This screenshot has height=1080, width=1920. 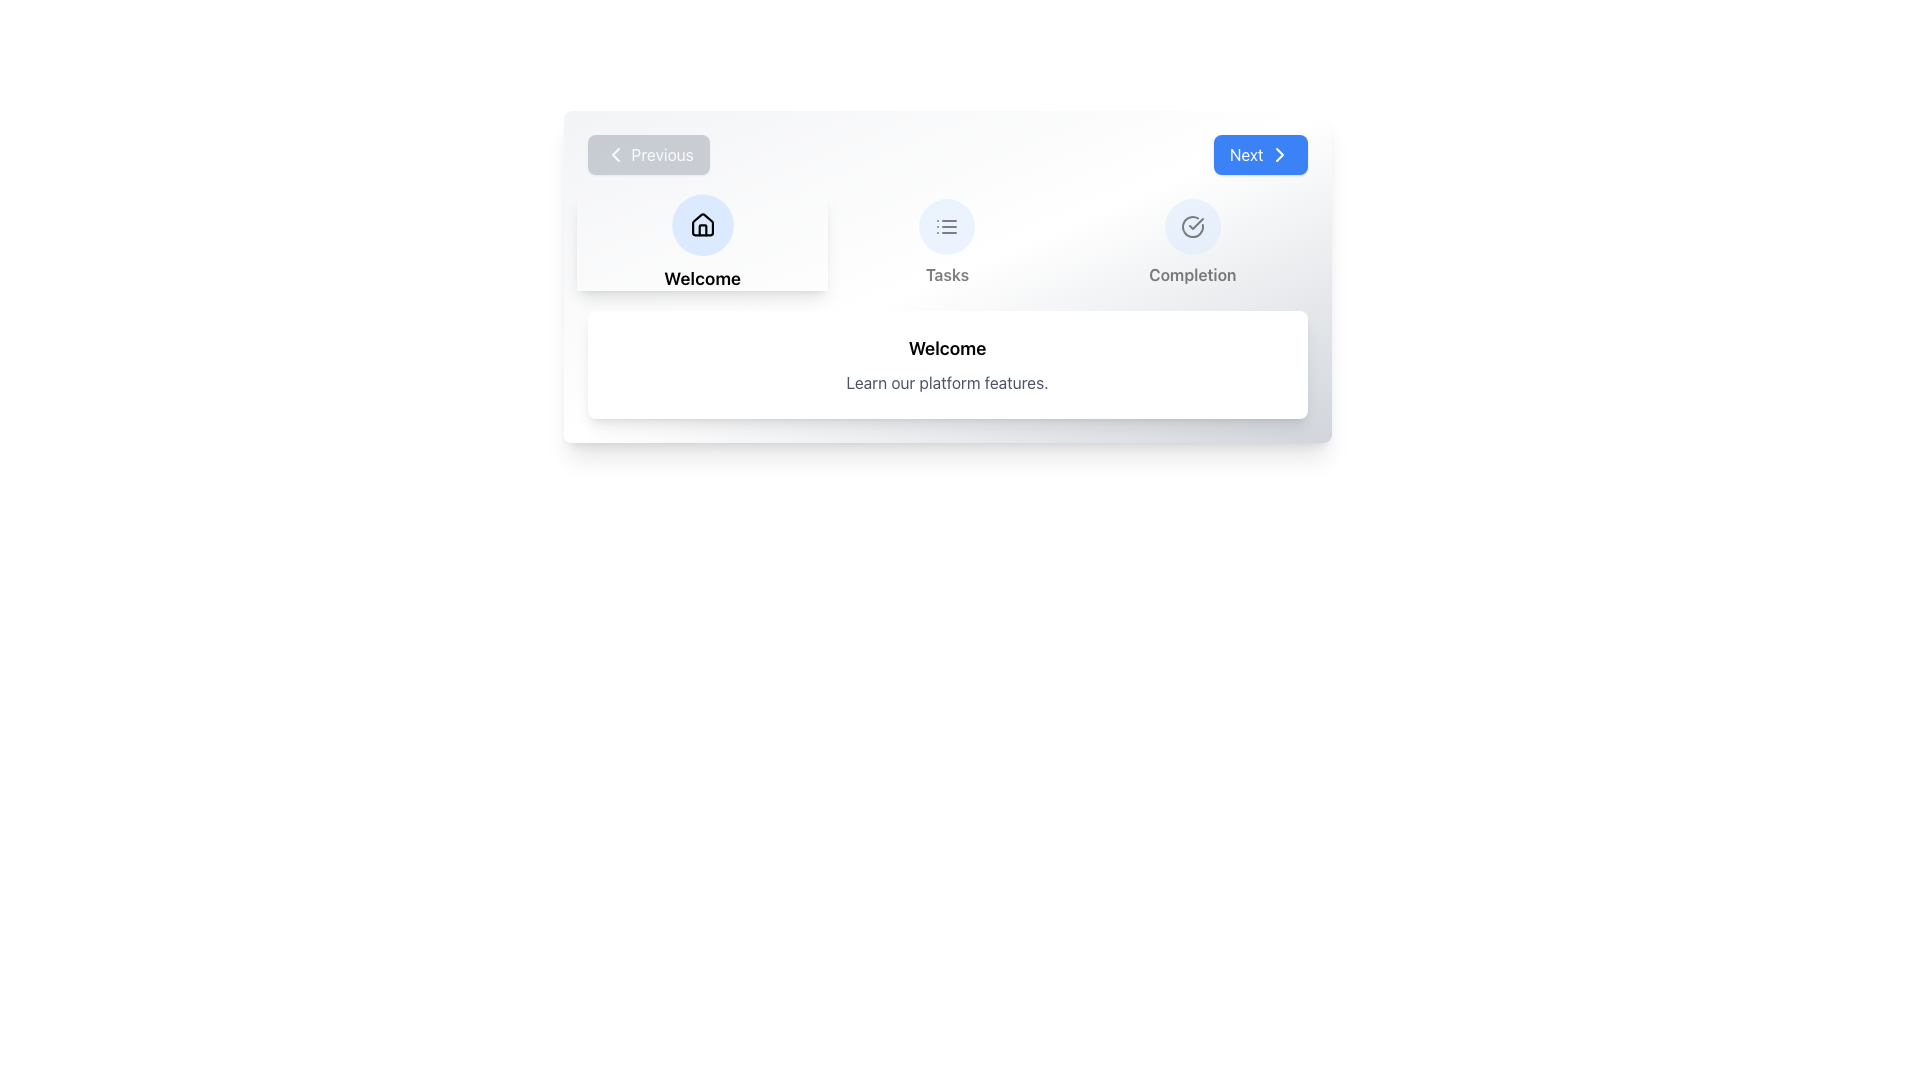 I want to click on the informational banner located below the 'Welcome', 'Tasks', and 'Completion' buttons, which provides a welcoming message and introductory text, so click(x=946, y=365).